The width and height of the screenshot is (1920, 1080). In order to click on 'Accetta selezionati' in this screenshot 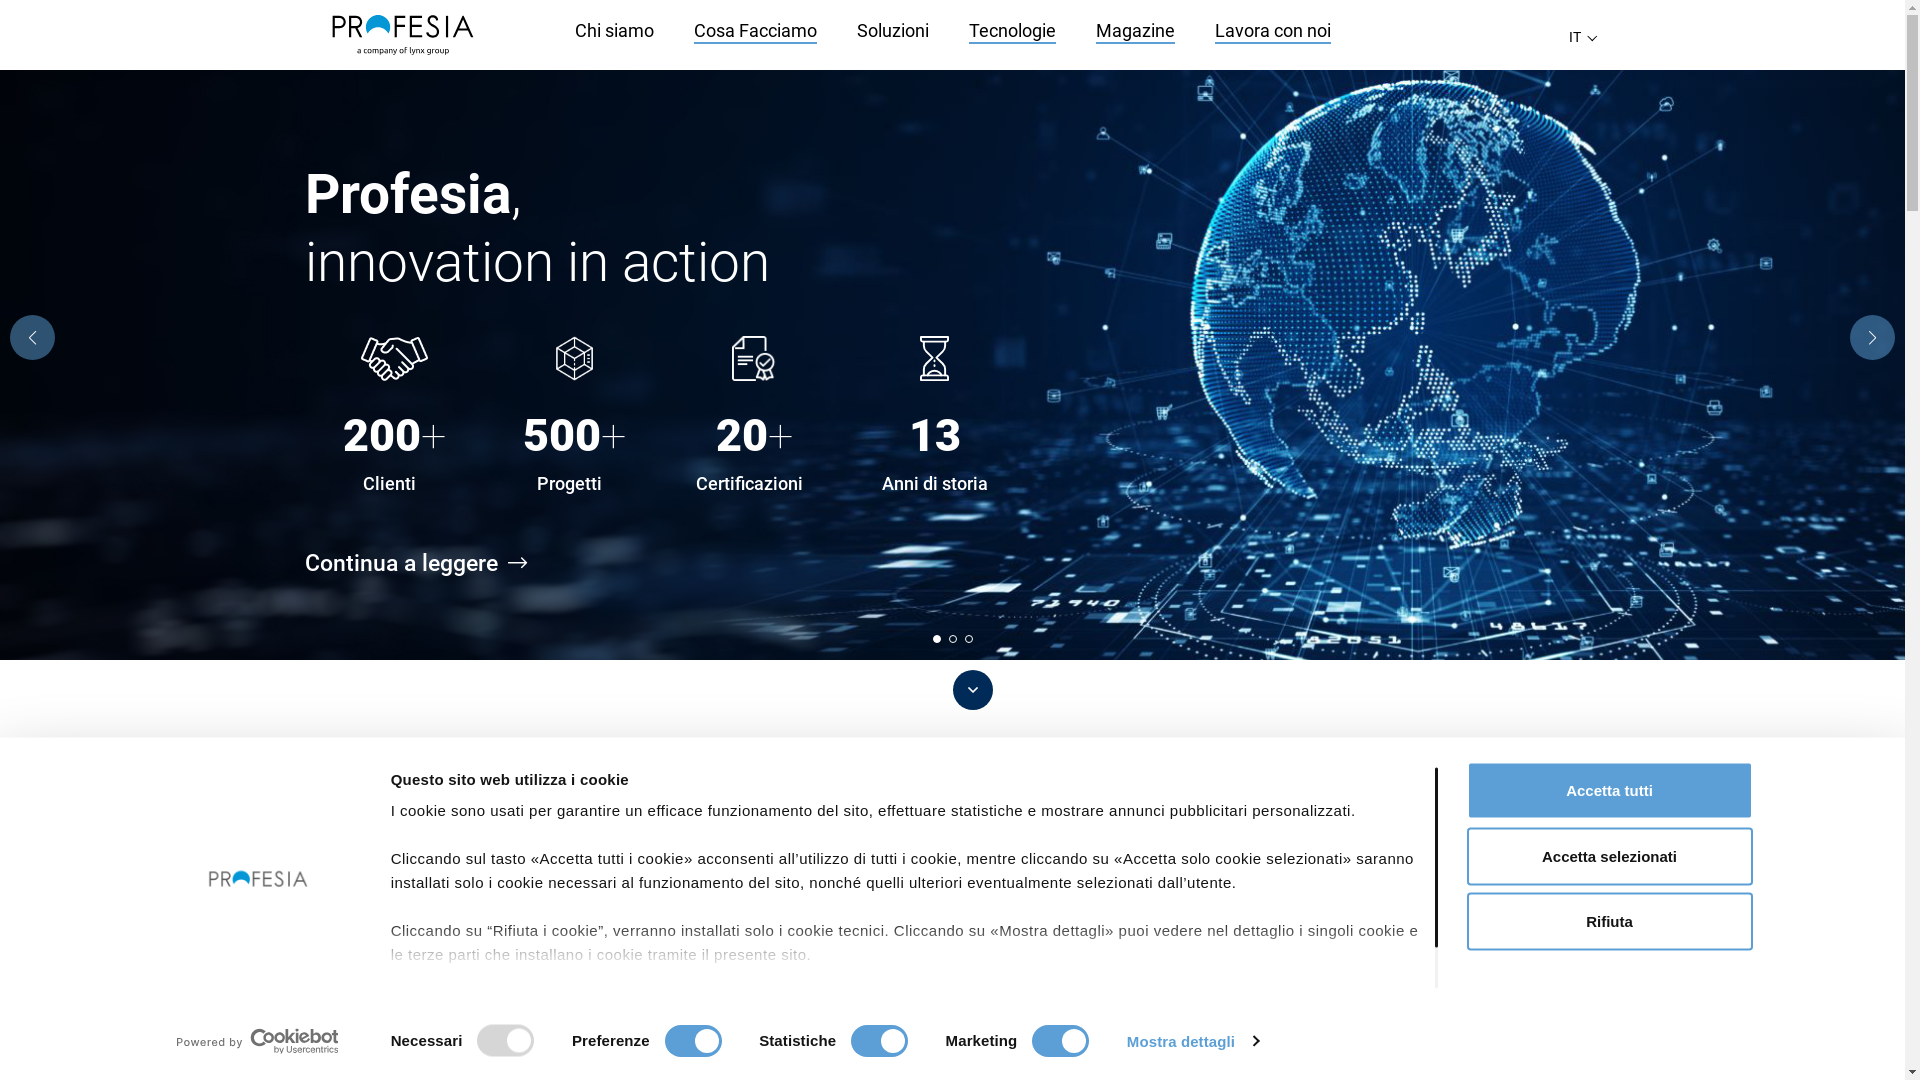, I will do `click(1465, 855)`.